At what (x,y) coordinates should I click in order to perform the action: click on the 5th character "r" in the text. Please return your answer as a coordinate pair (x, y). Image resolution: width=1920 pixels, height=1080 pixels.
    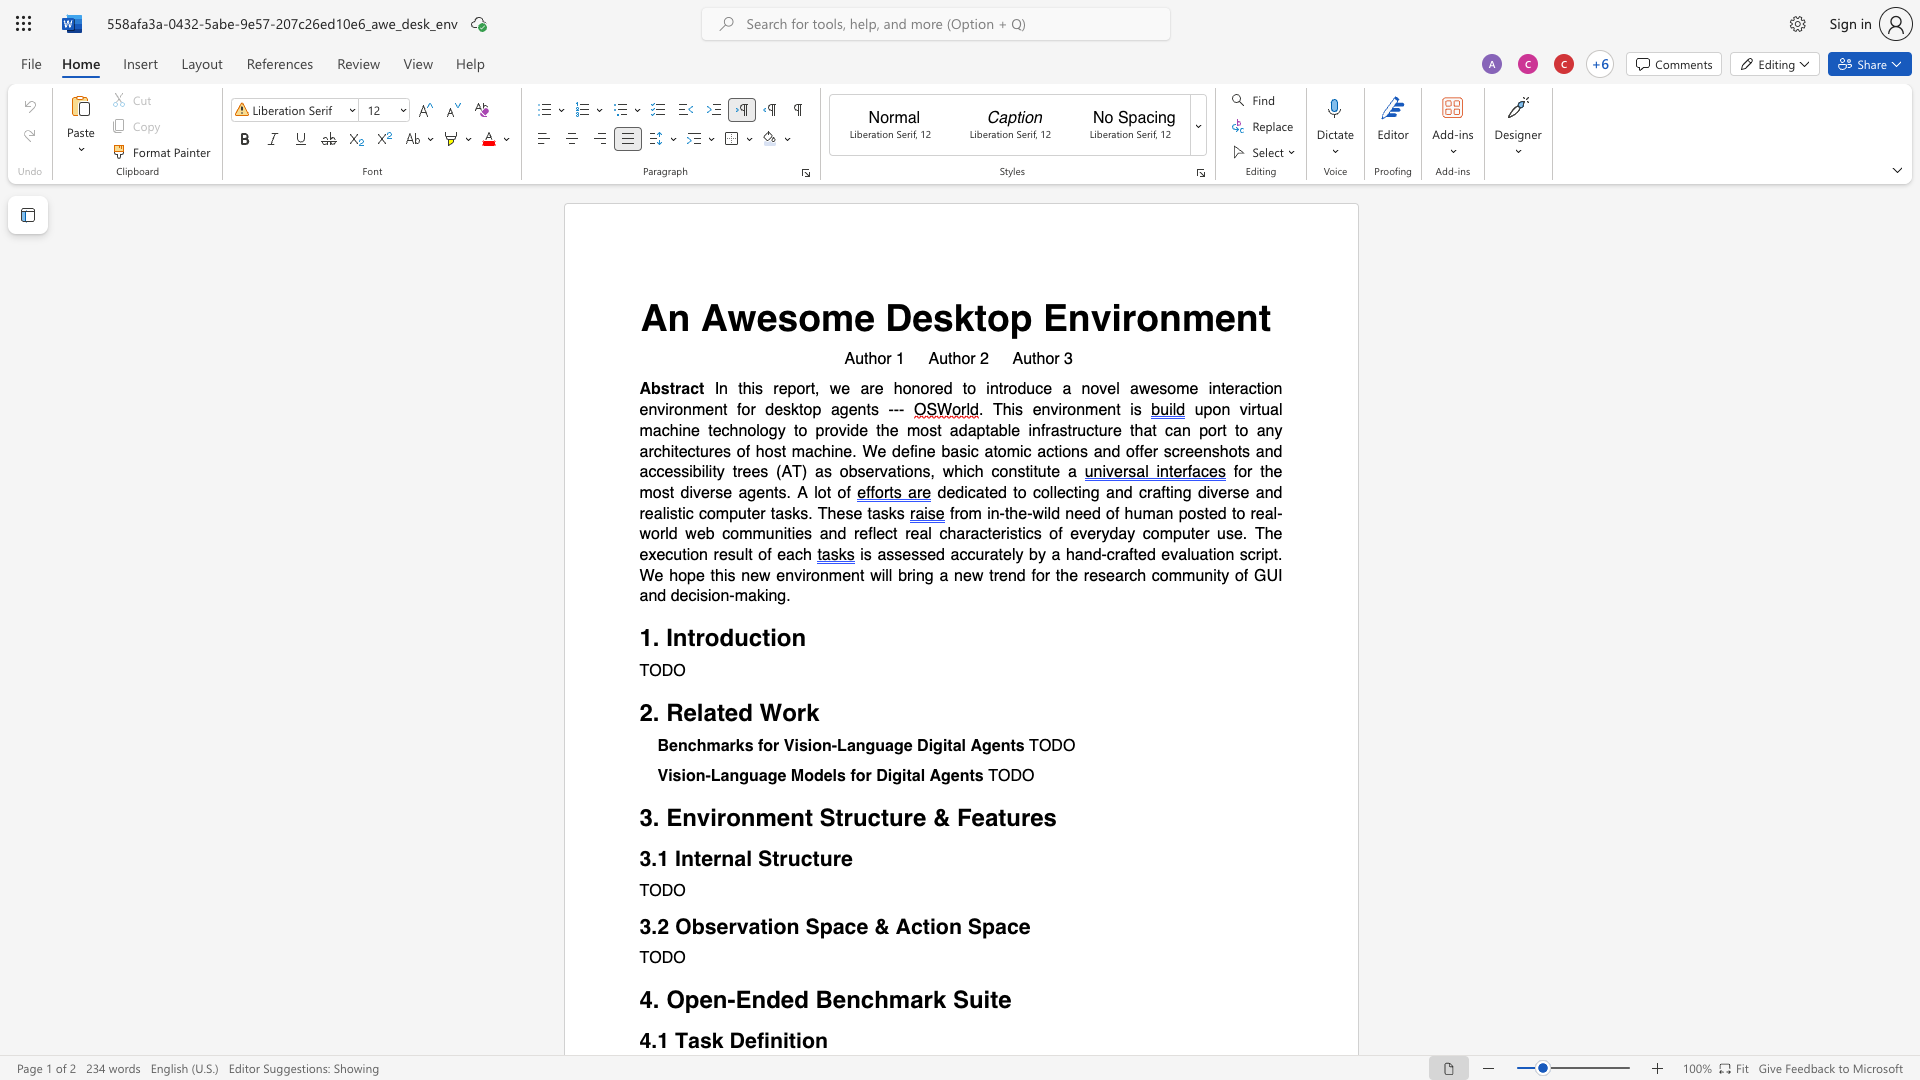
    Looking at the image, I should click on (1126, 575).